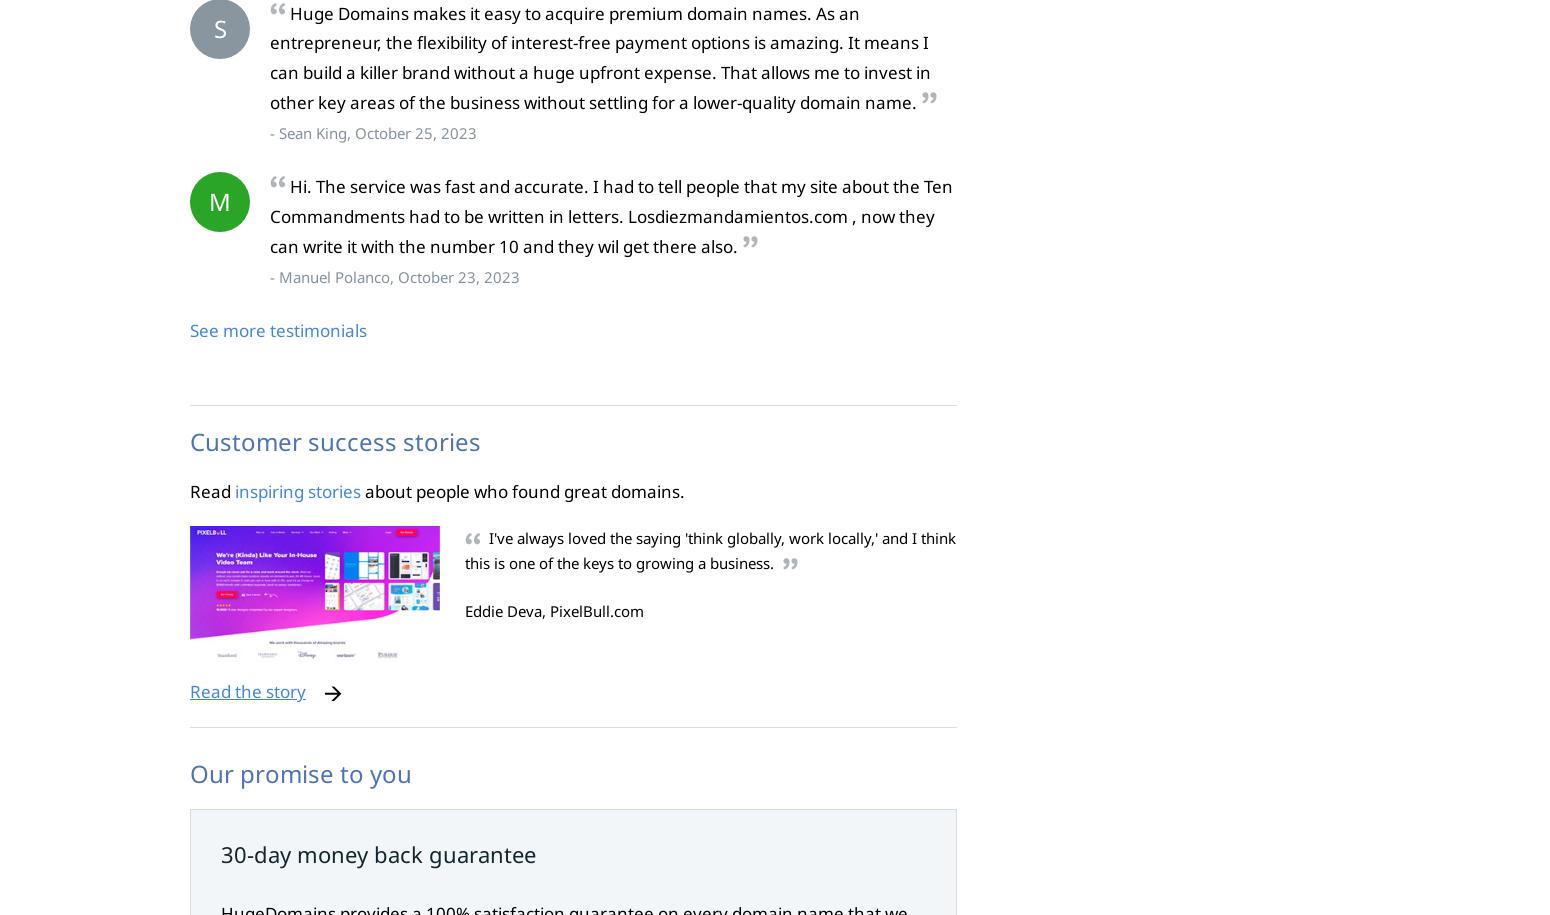 This screenshot has height=915, width=1550. I want to click on 'I've always loved the saying 'think globally, work locally,' and I think this is one of the keys to growing a business.', so click(710, 550).